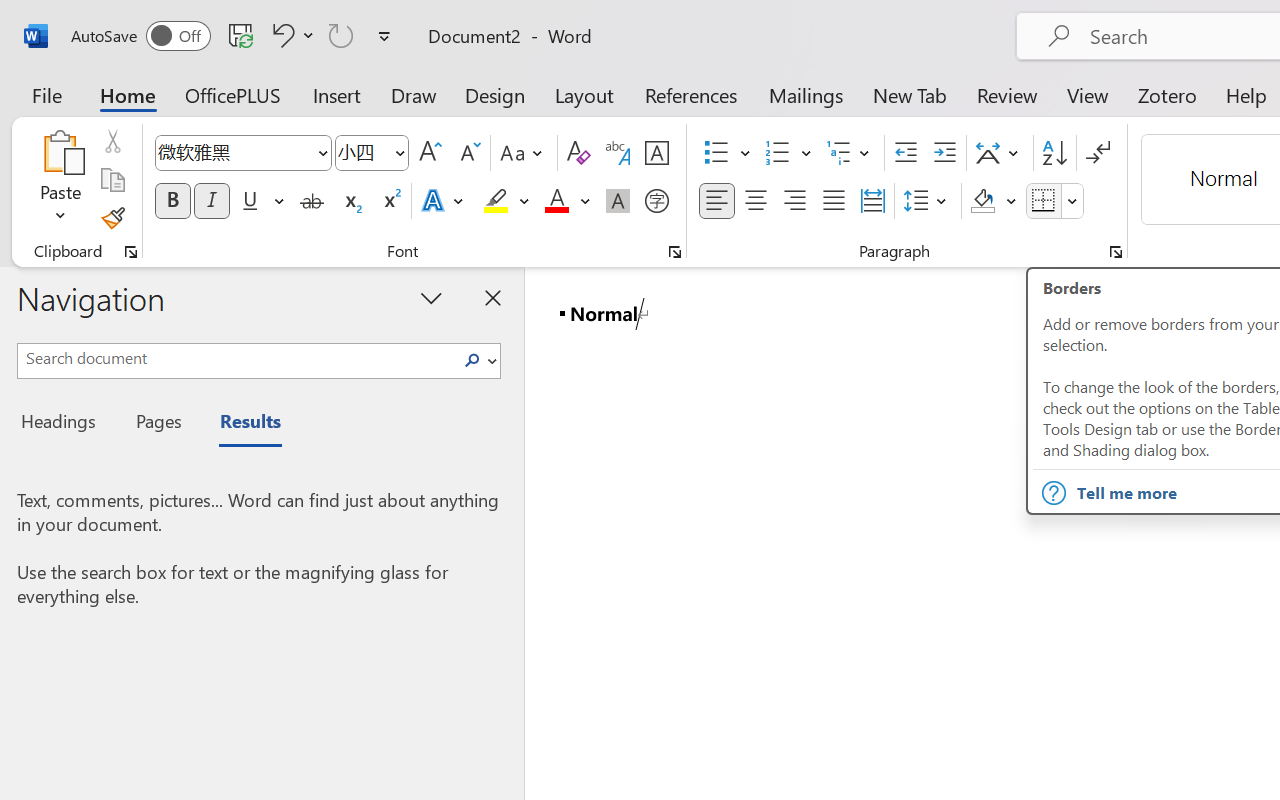 Image resolution: width=1280 pixels, height=800 pixels. Describe the element at coordinates (240, 34) in the screenshot. I see `'Save'` at that location.